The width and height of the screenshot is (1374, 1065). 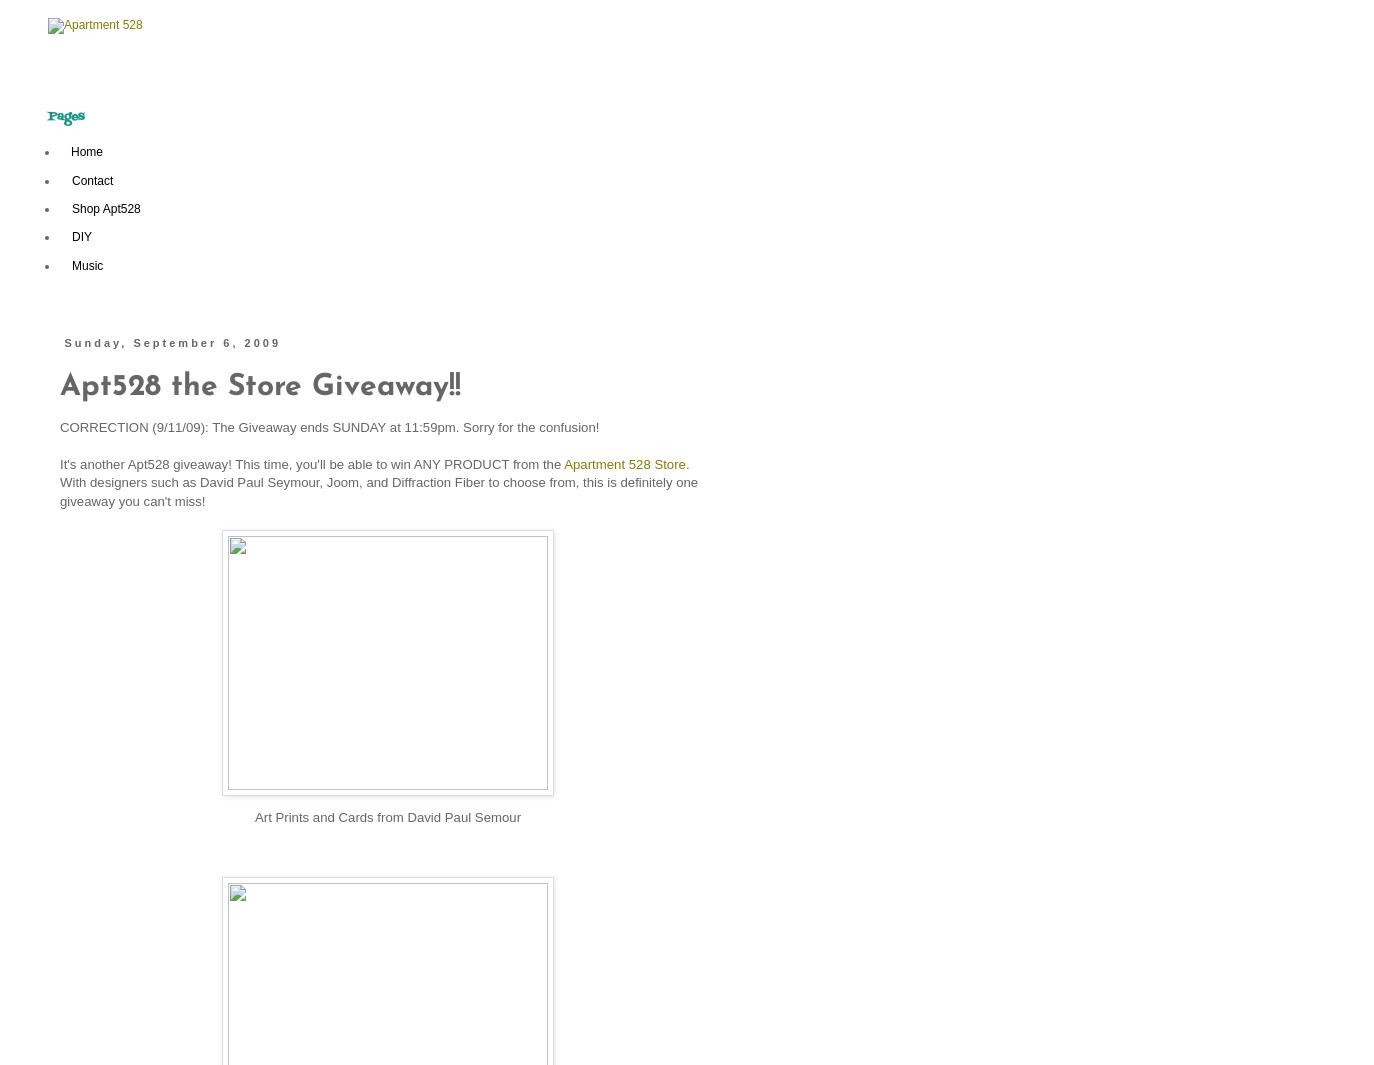 What do you see at coordinates (64, 116) in the screenshot?
I see `'Pages'` at bounding box center [64, 116].